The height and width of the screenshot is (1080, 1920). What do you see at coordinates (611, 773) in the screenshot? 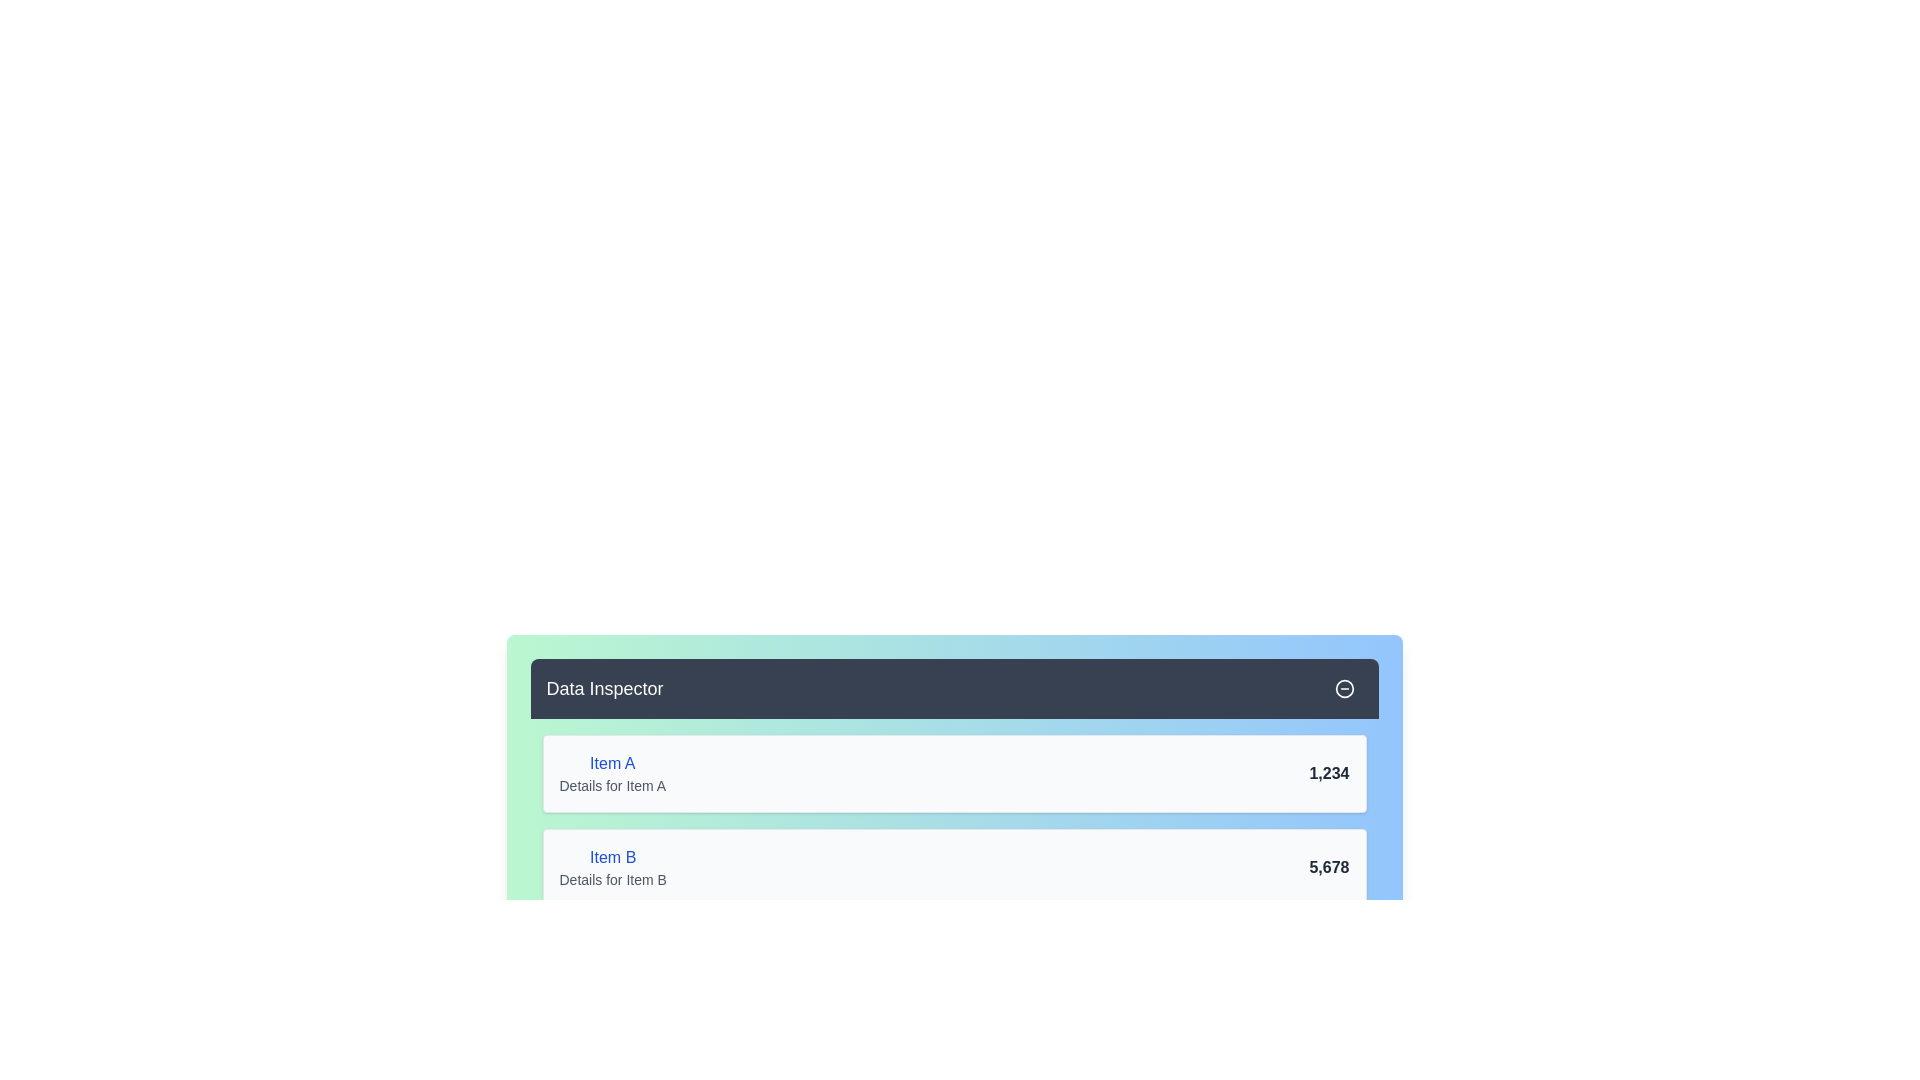
I see `text block that provides a descriptive label and additional details for 'Item A' in the upper card of the Data Inspector list` at bounding box center [611, 773].